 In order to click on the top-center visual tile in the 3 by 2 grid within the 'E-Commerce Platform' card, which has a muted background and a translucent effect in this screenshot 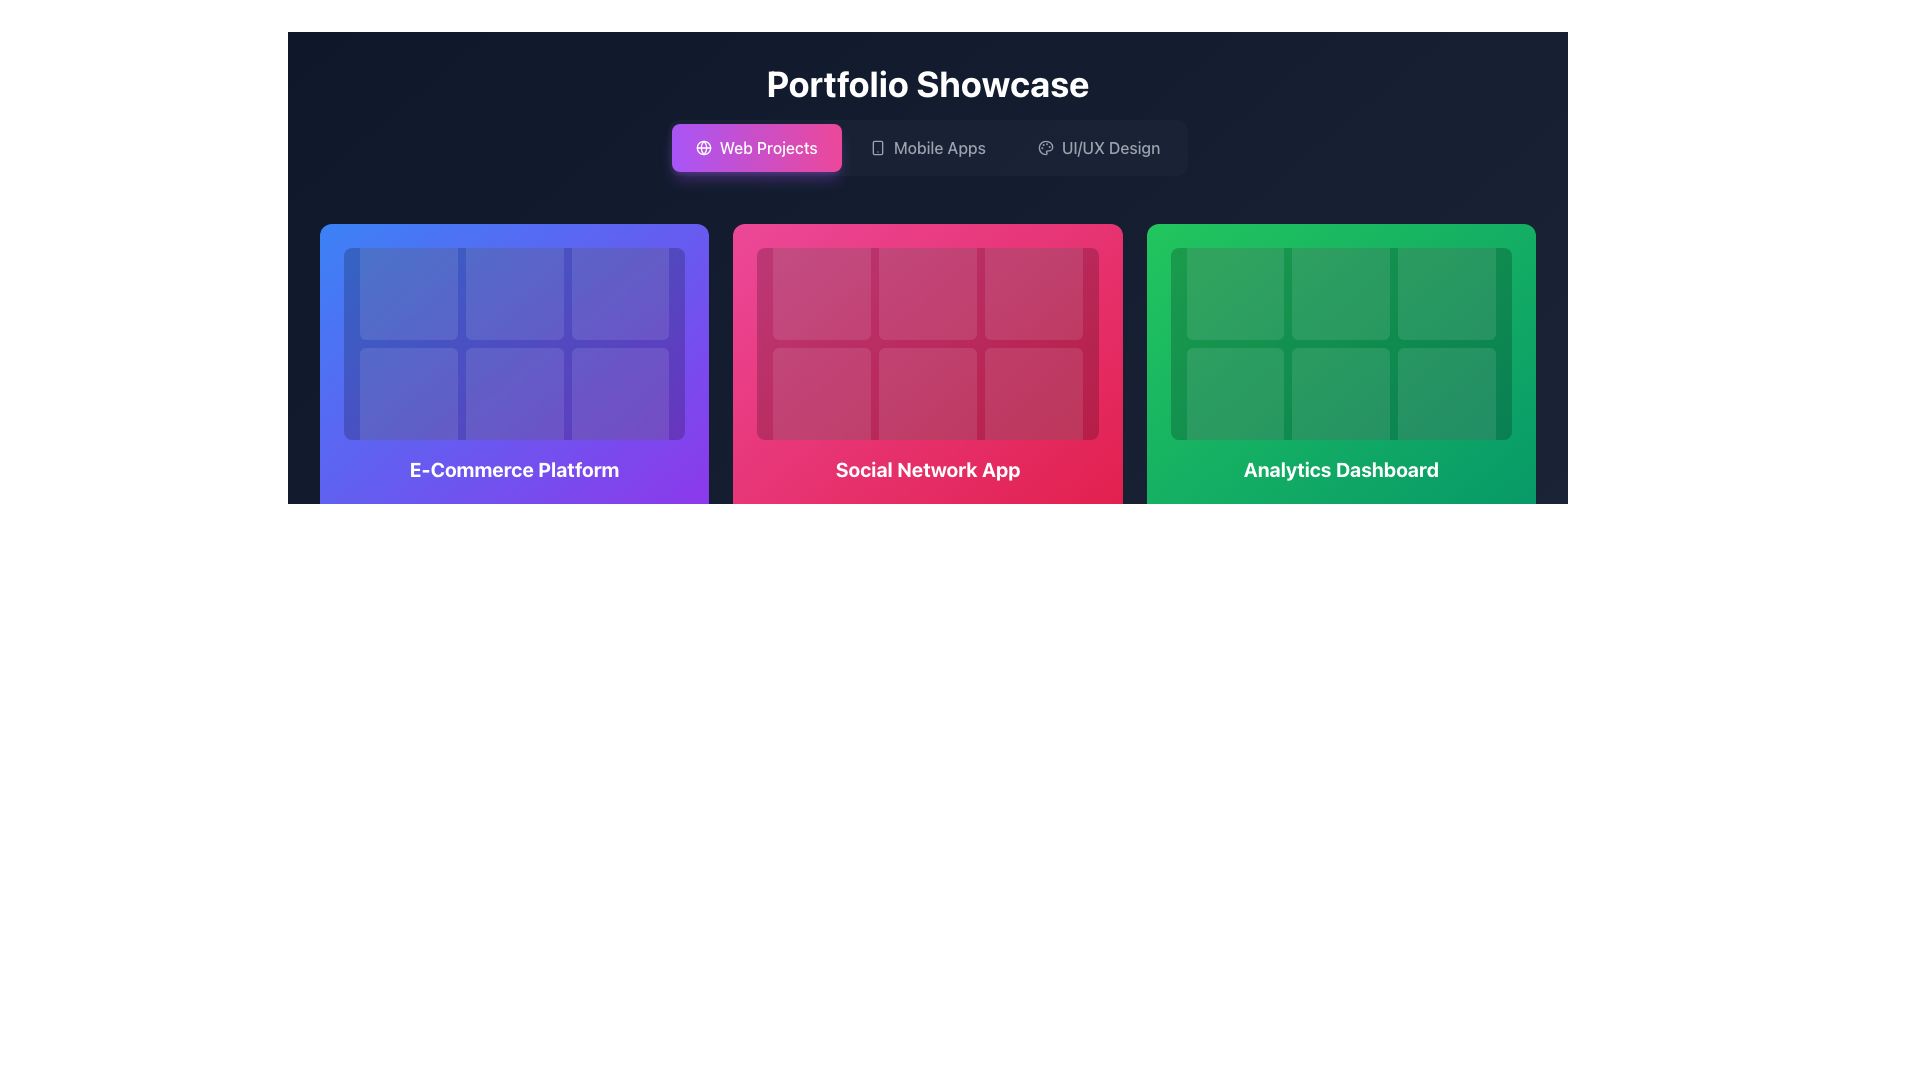, I will do `click(619, 291)`.